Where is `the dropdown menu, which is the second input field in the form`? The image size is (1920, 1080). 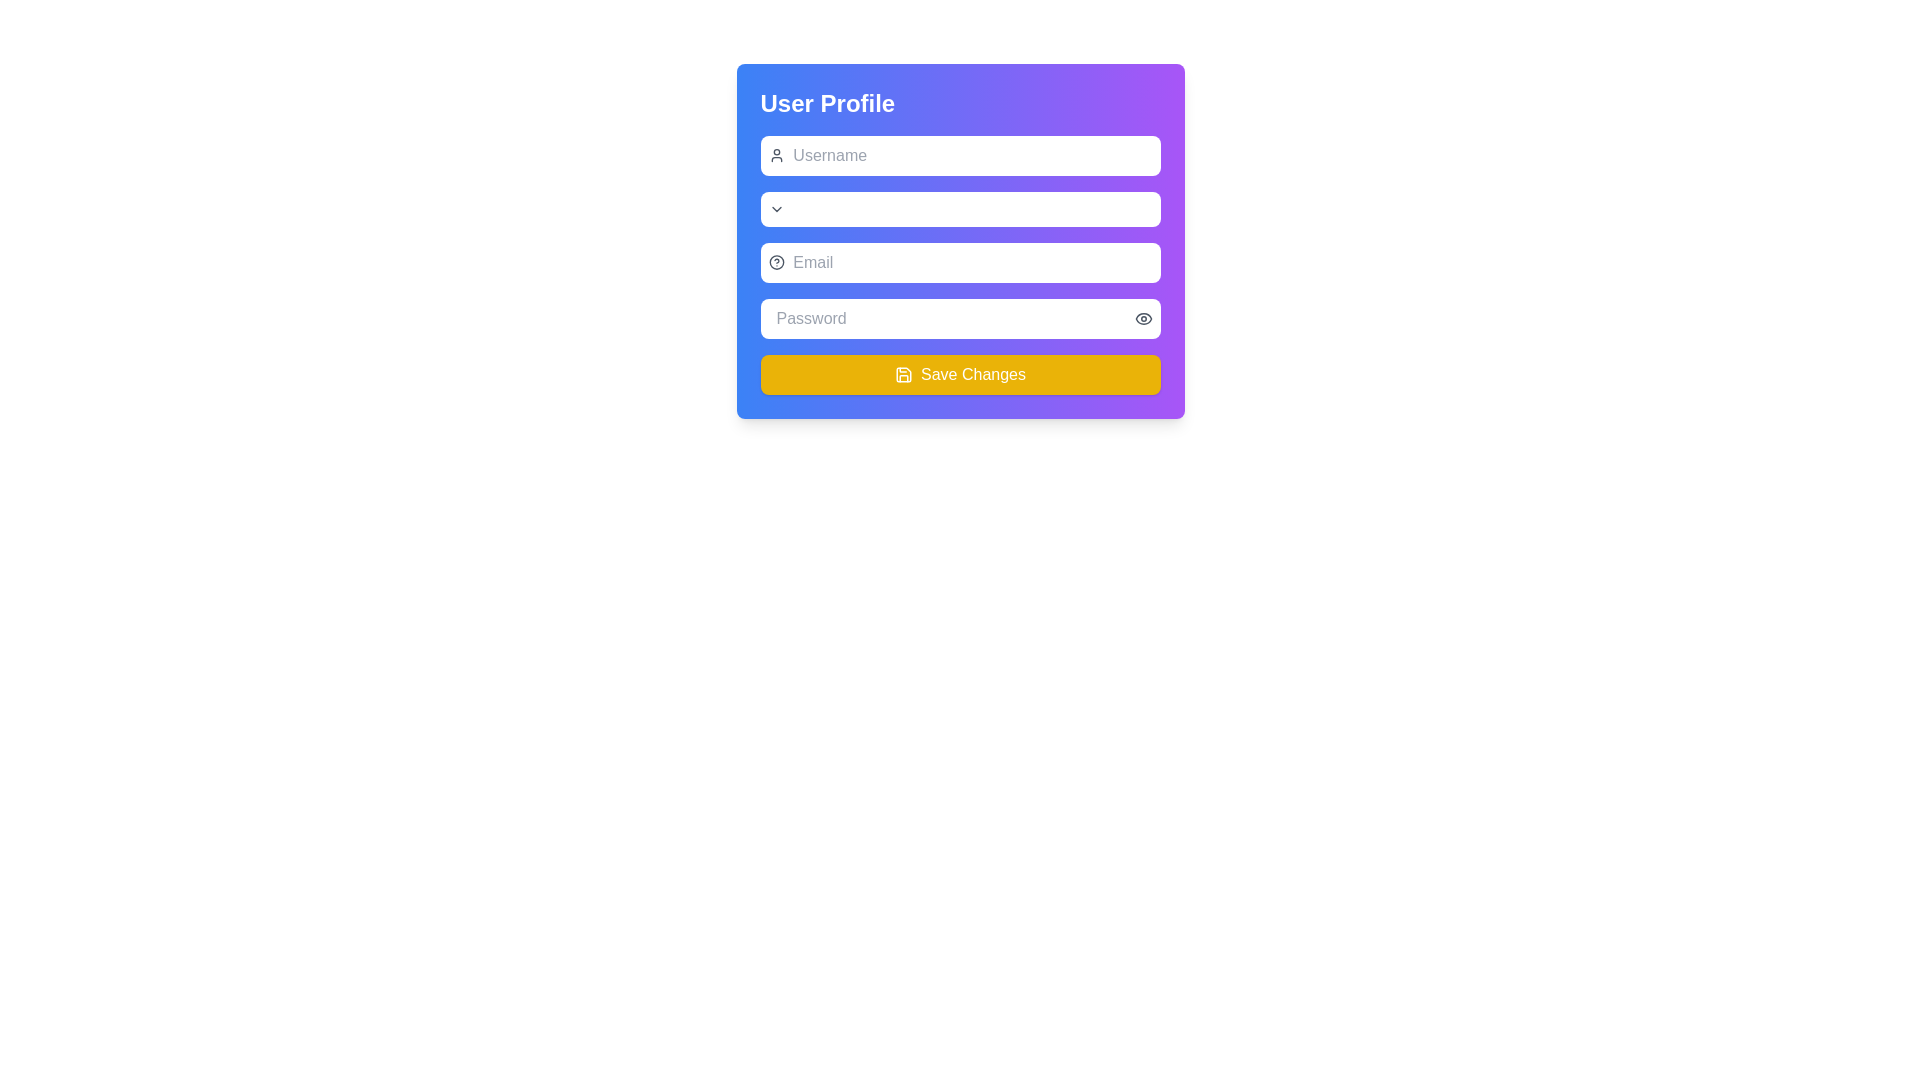
the dropdown menu, which is the second input field in the form is located at coordinates (960, 209).